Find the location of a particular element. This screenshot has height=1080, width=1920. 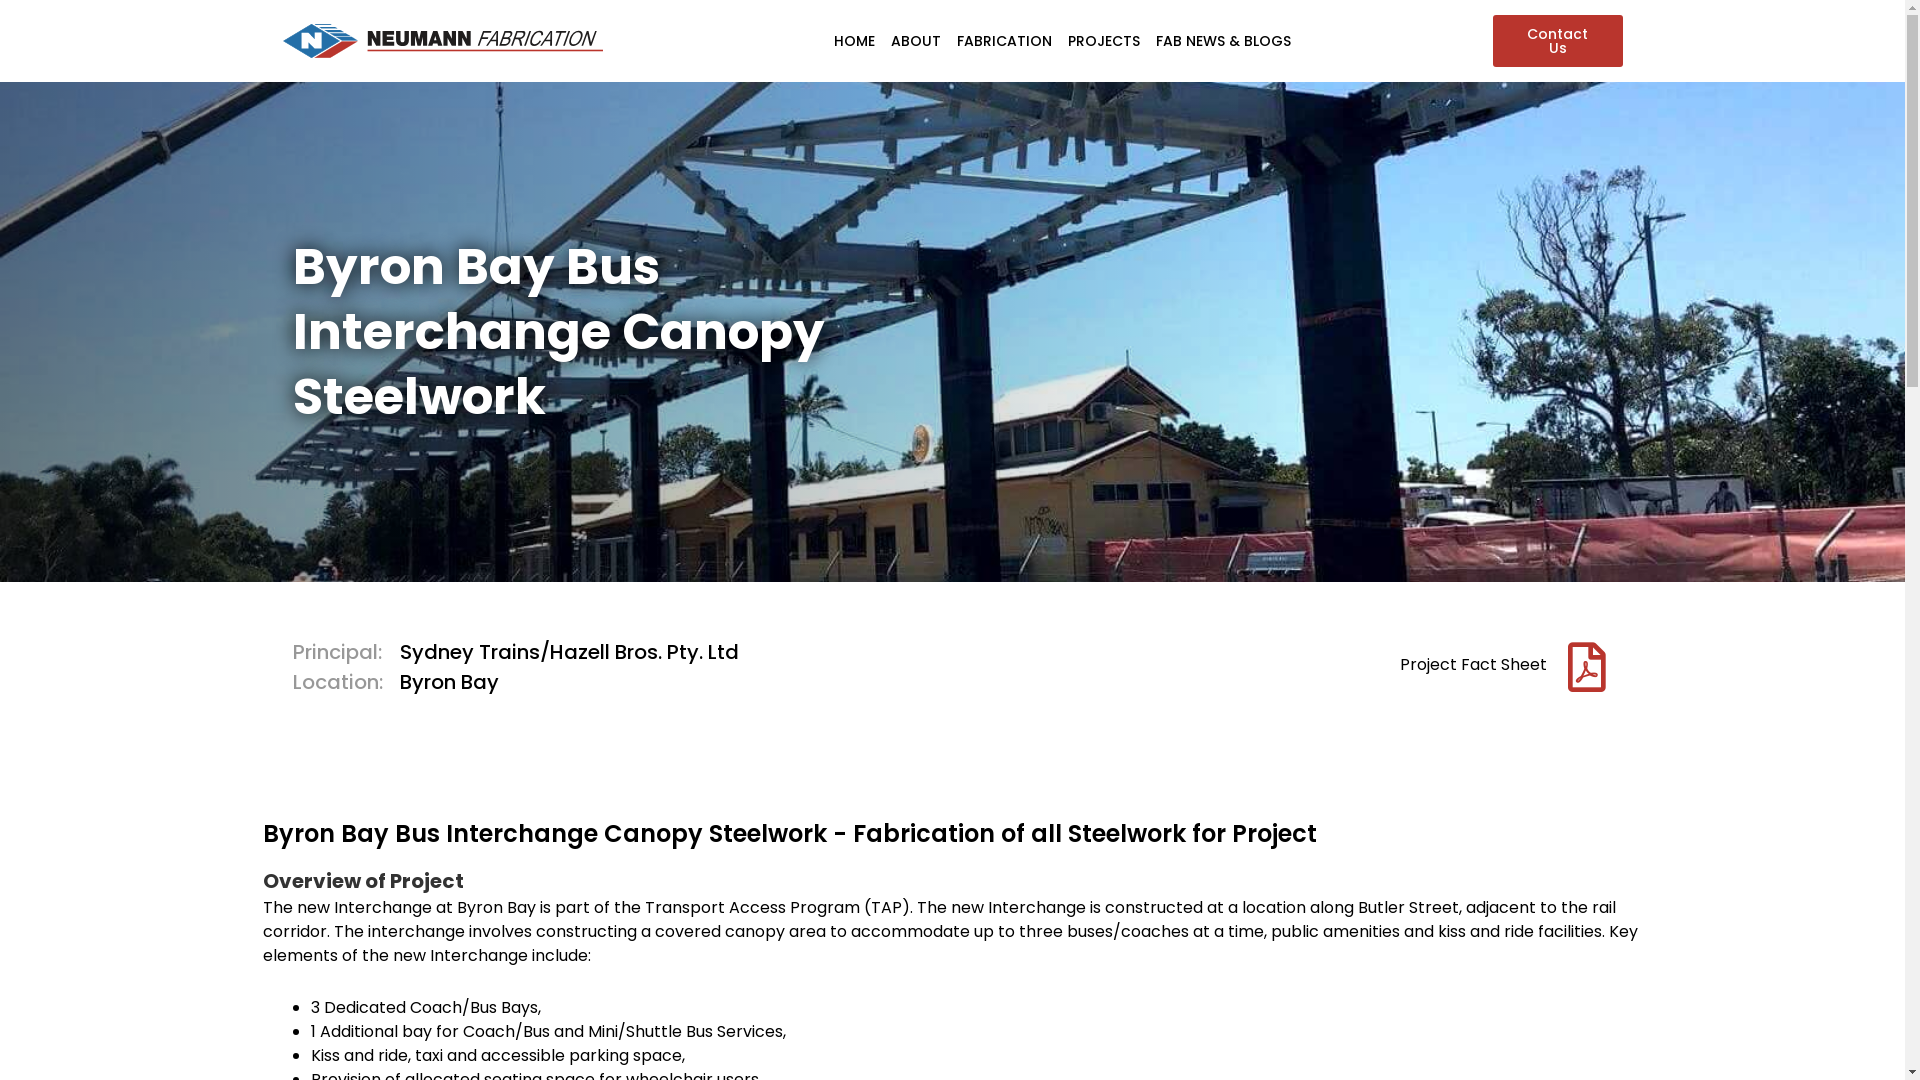

'ABOUT' is located at coordinates (915, 41).